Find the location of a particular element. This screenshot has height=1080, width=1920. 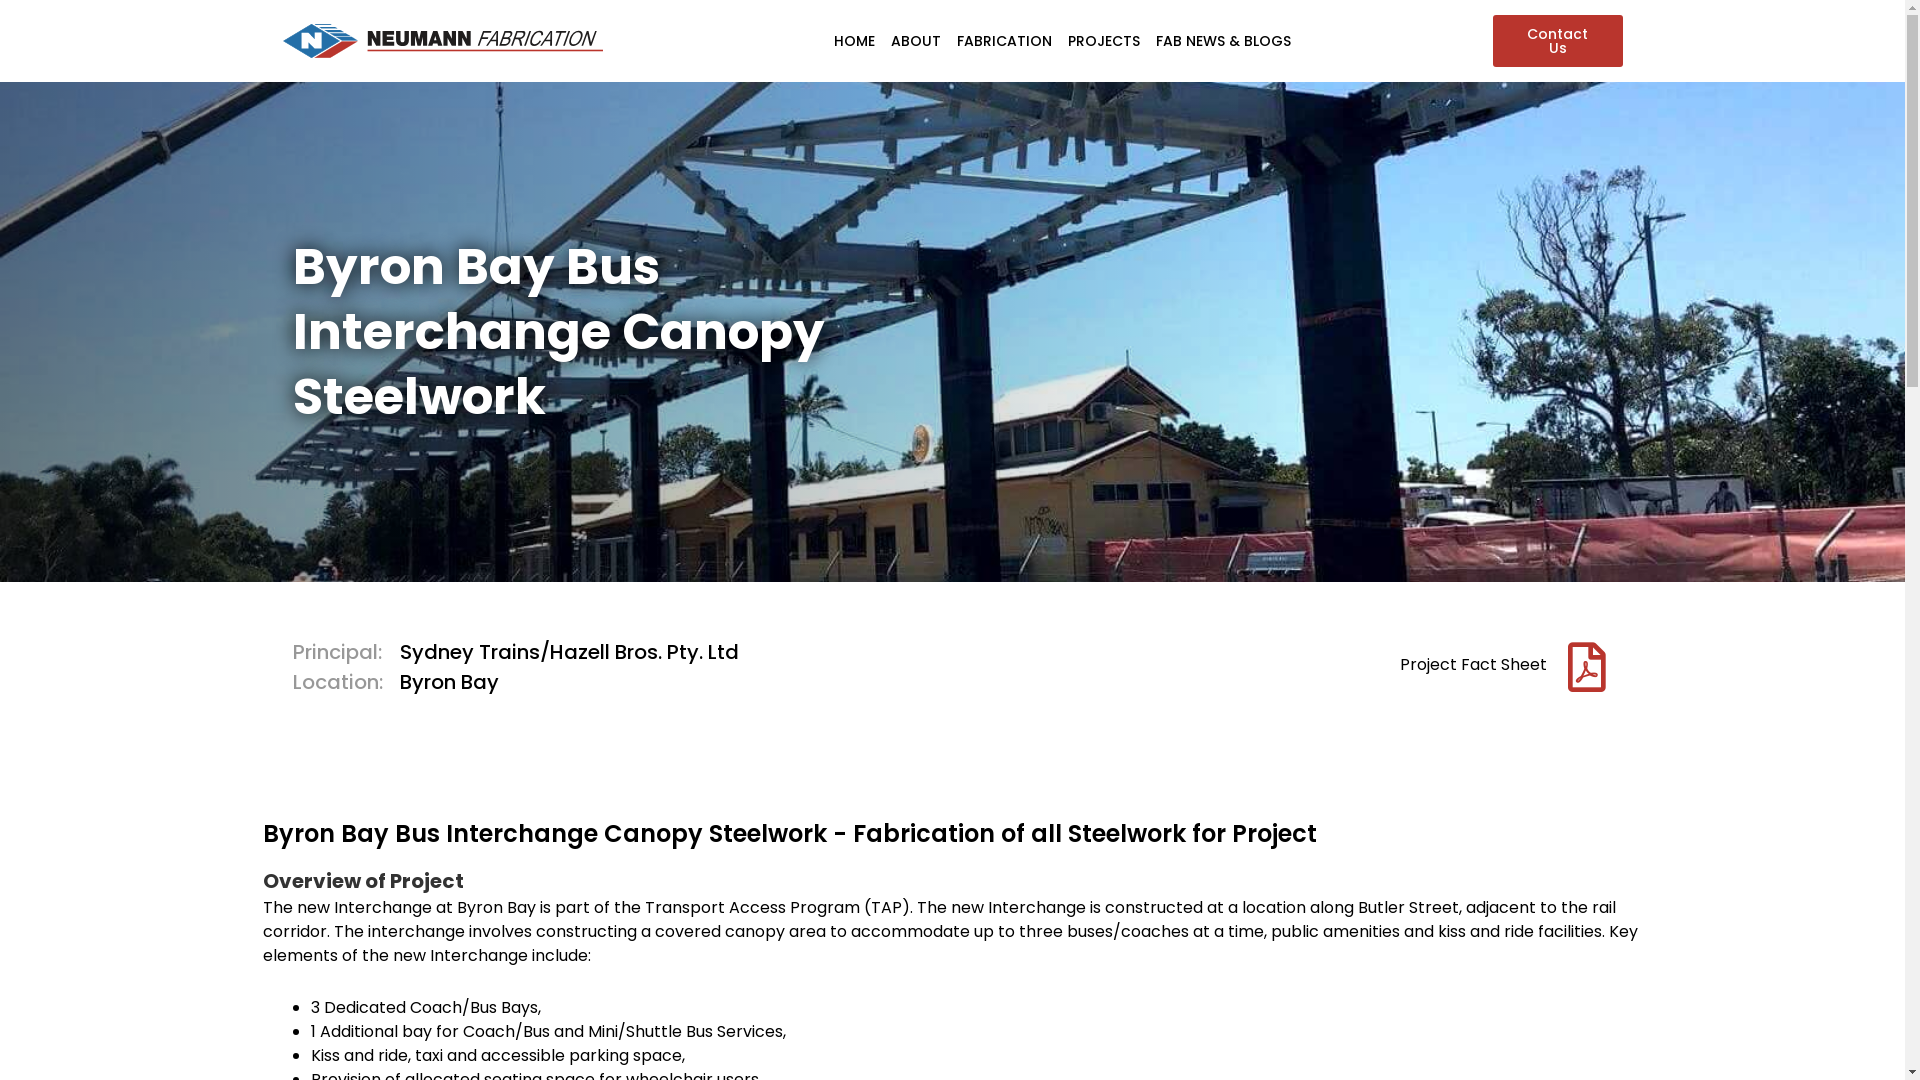

'ABOUT' is located at coordinates (915, 41).